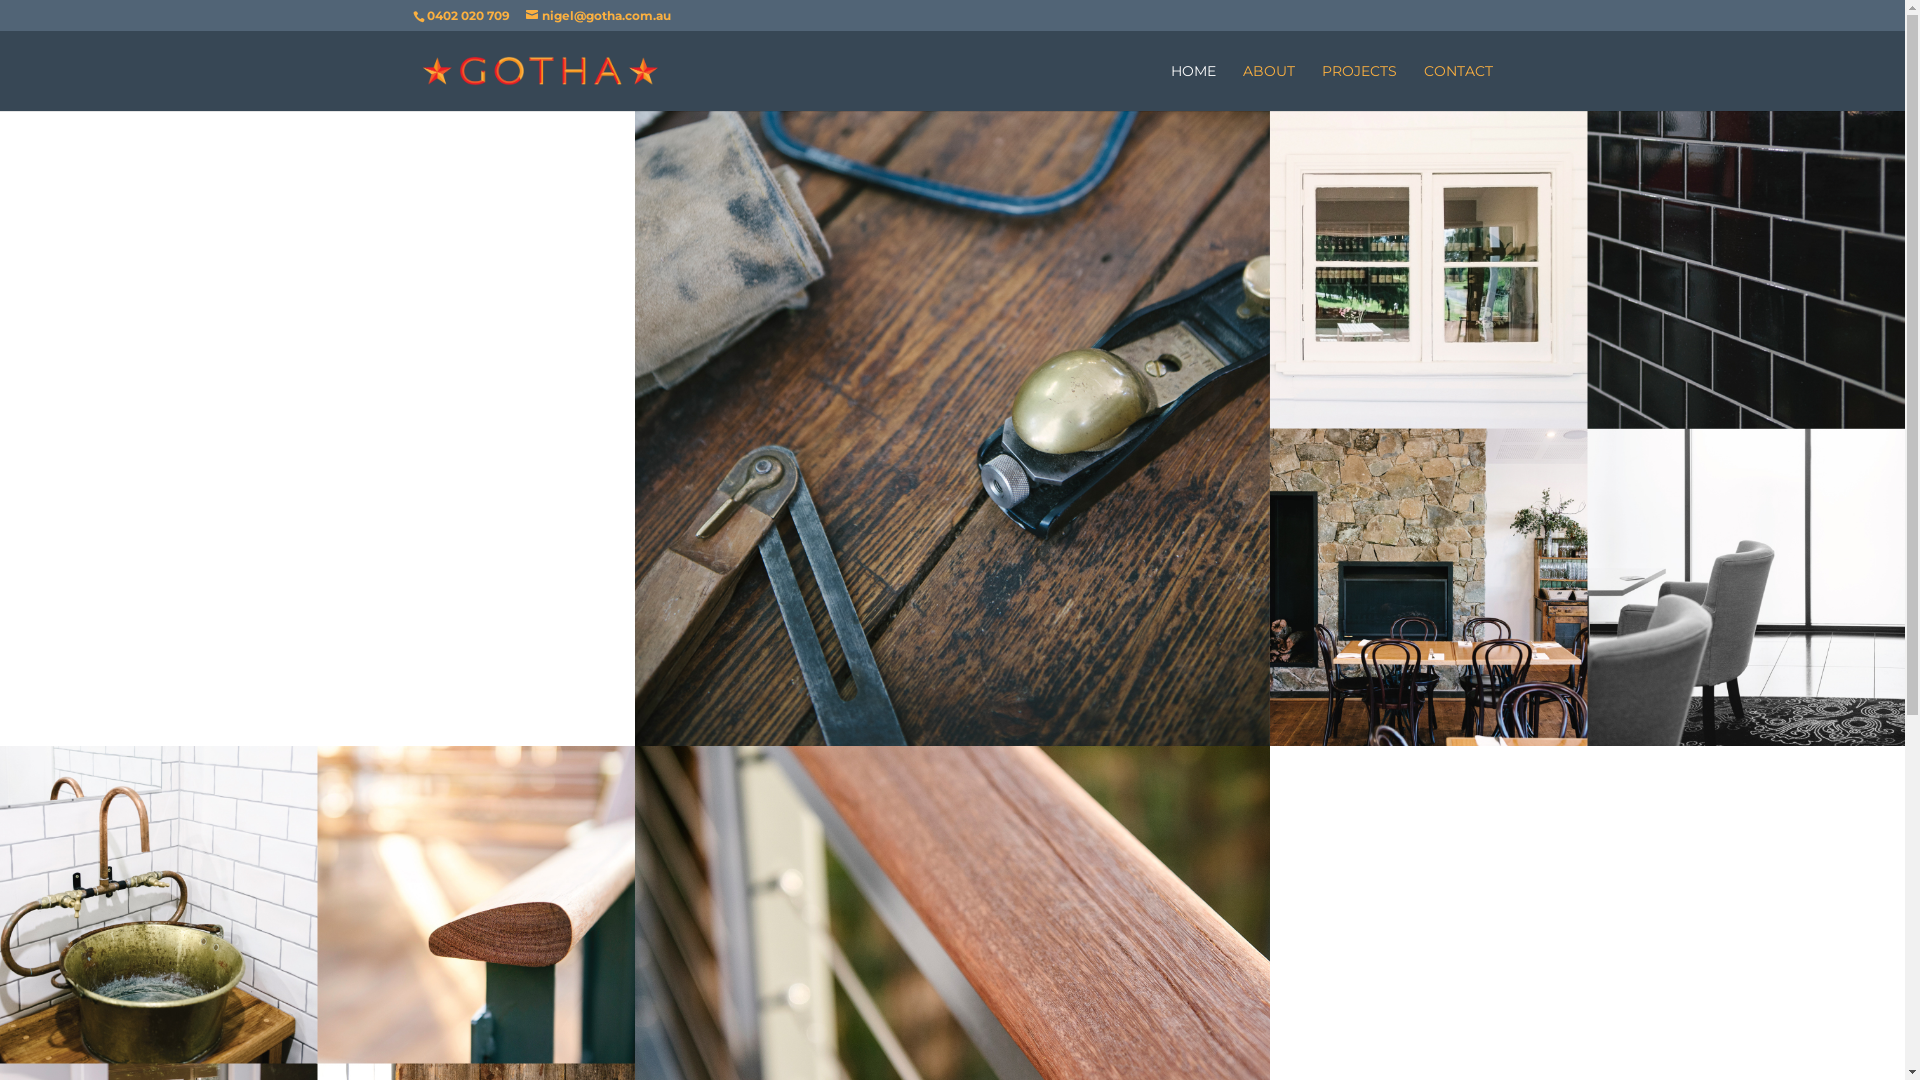  I want to click on 'CONTACT', so click(1423, 86).